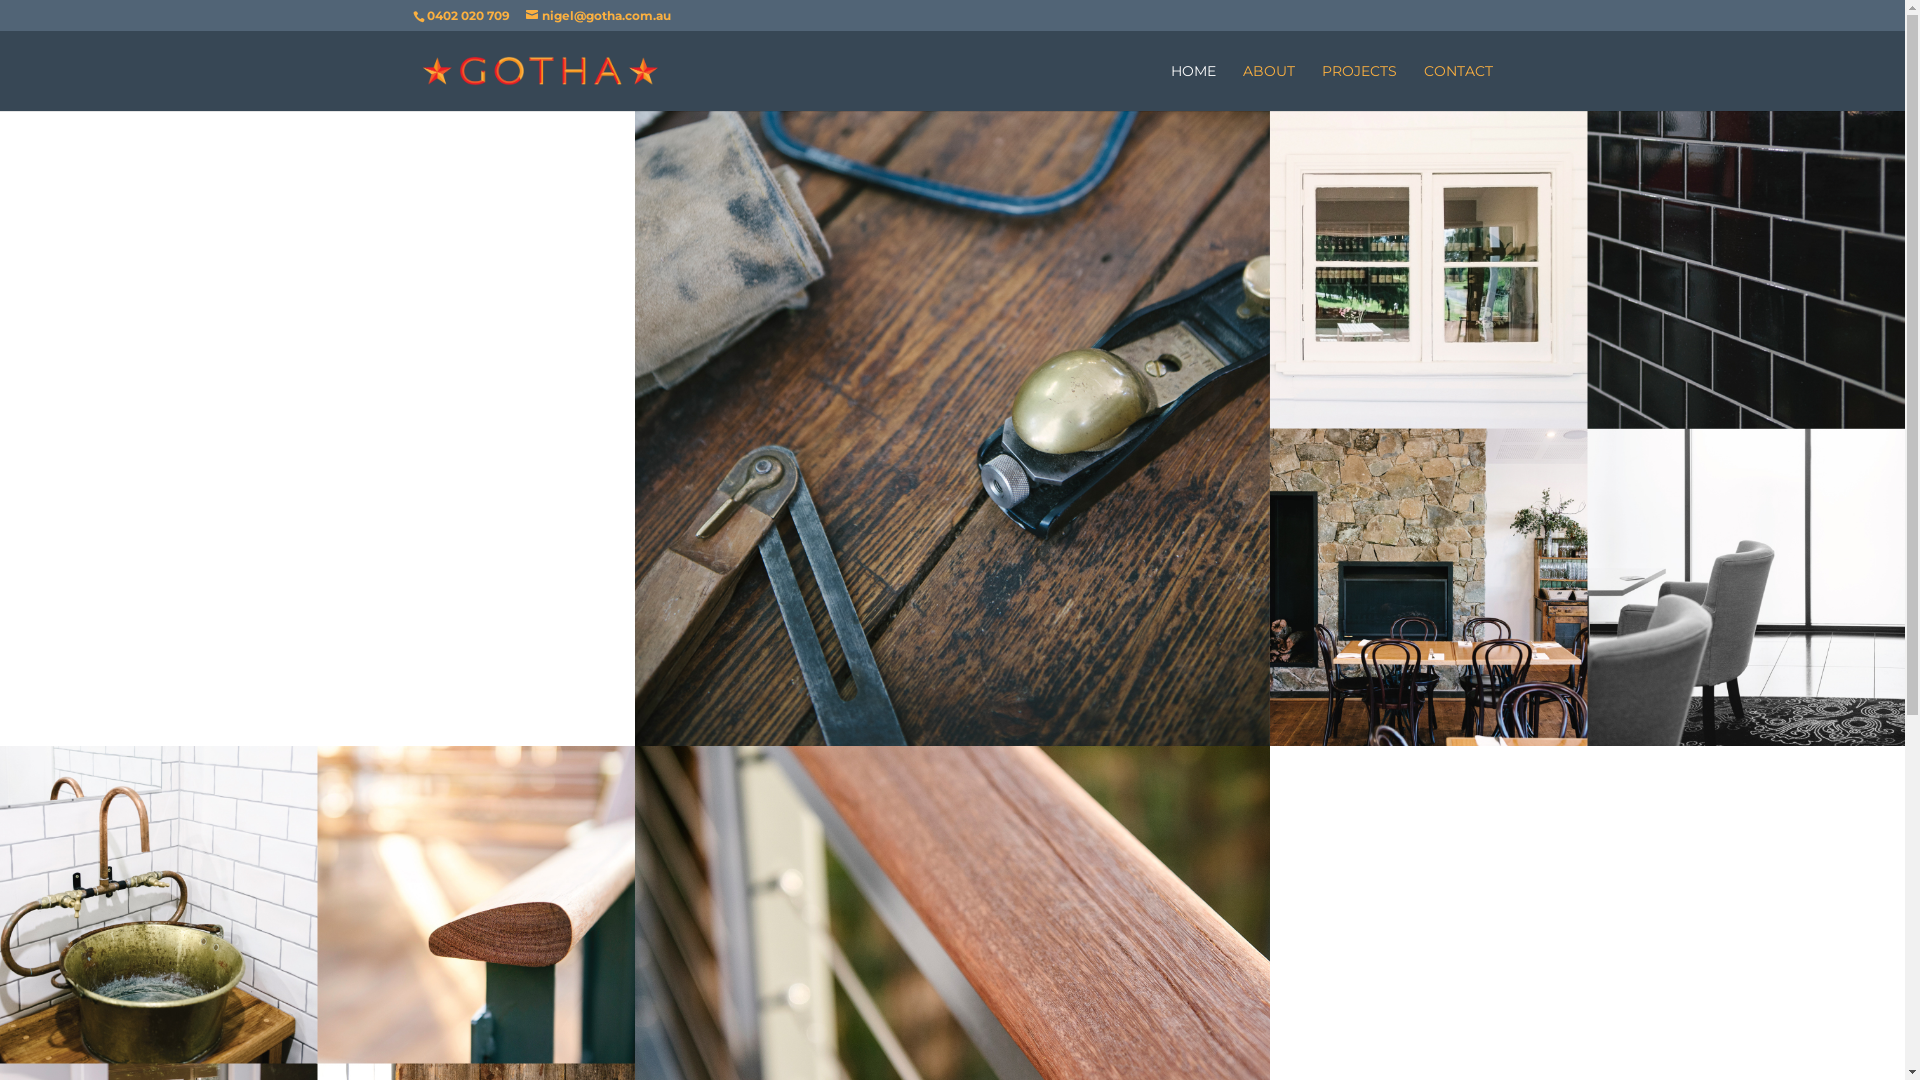  I want to click on 'CONTACT', so click(1423, 86).